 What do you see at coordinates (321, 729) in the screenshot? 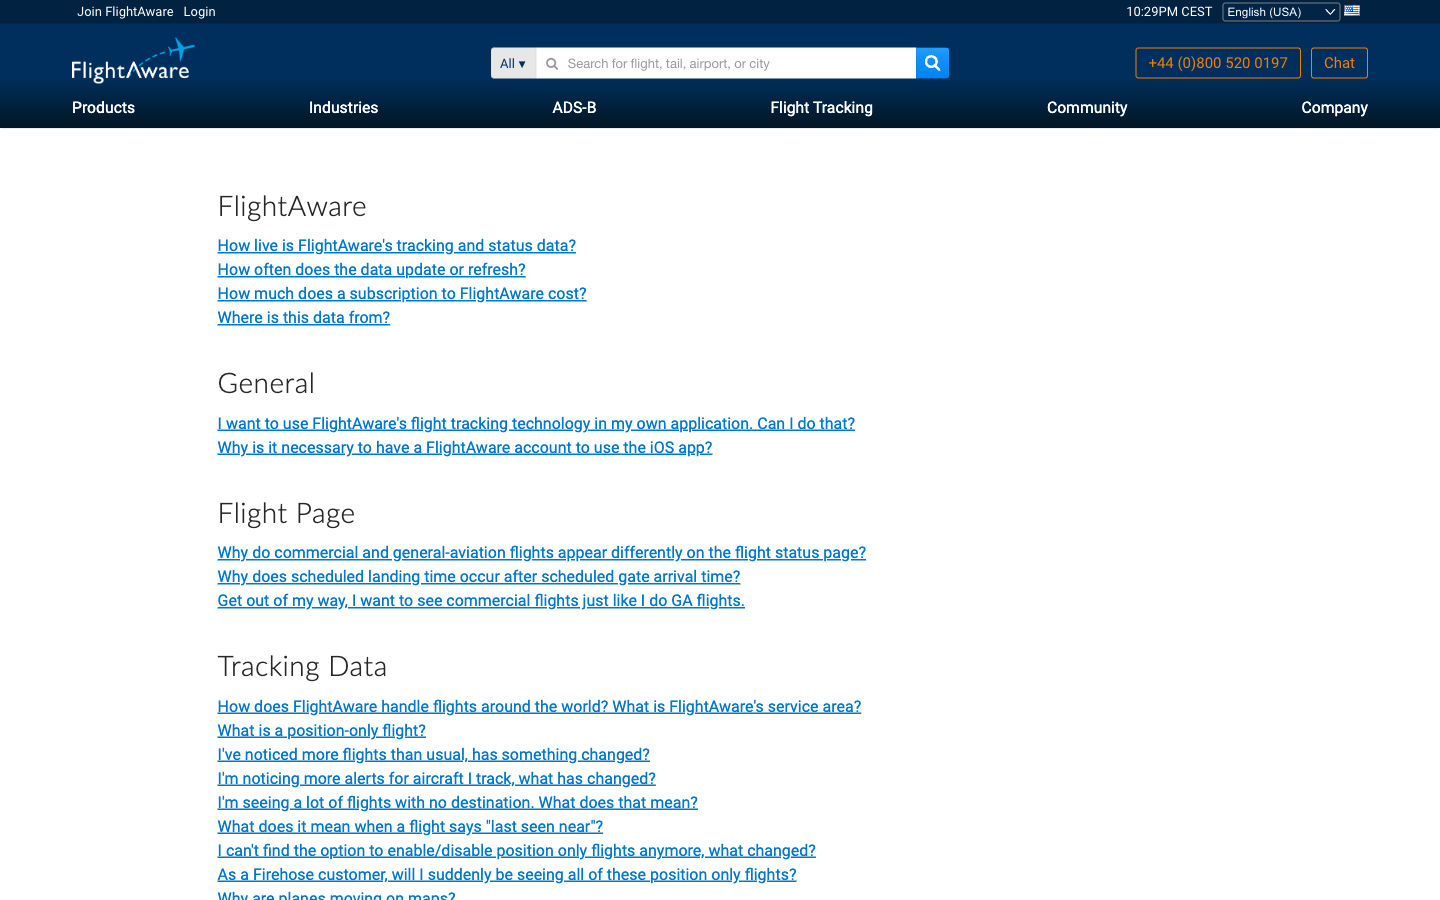
I see `information about position-only flight` at bounding box center [321, 729].